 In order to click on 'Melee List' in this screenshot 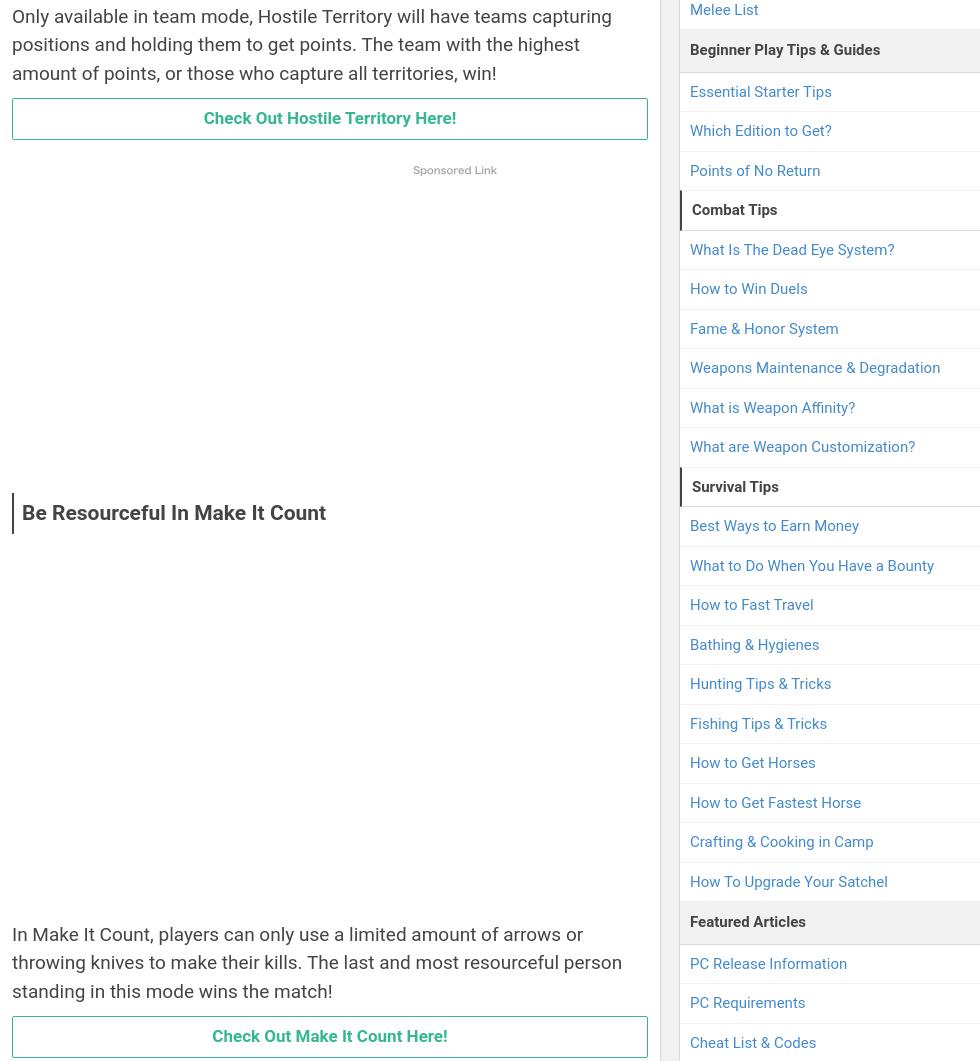, I will do `click(690, 9)`.